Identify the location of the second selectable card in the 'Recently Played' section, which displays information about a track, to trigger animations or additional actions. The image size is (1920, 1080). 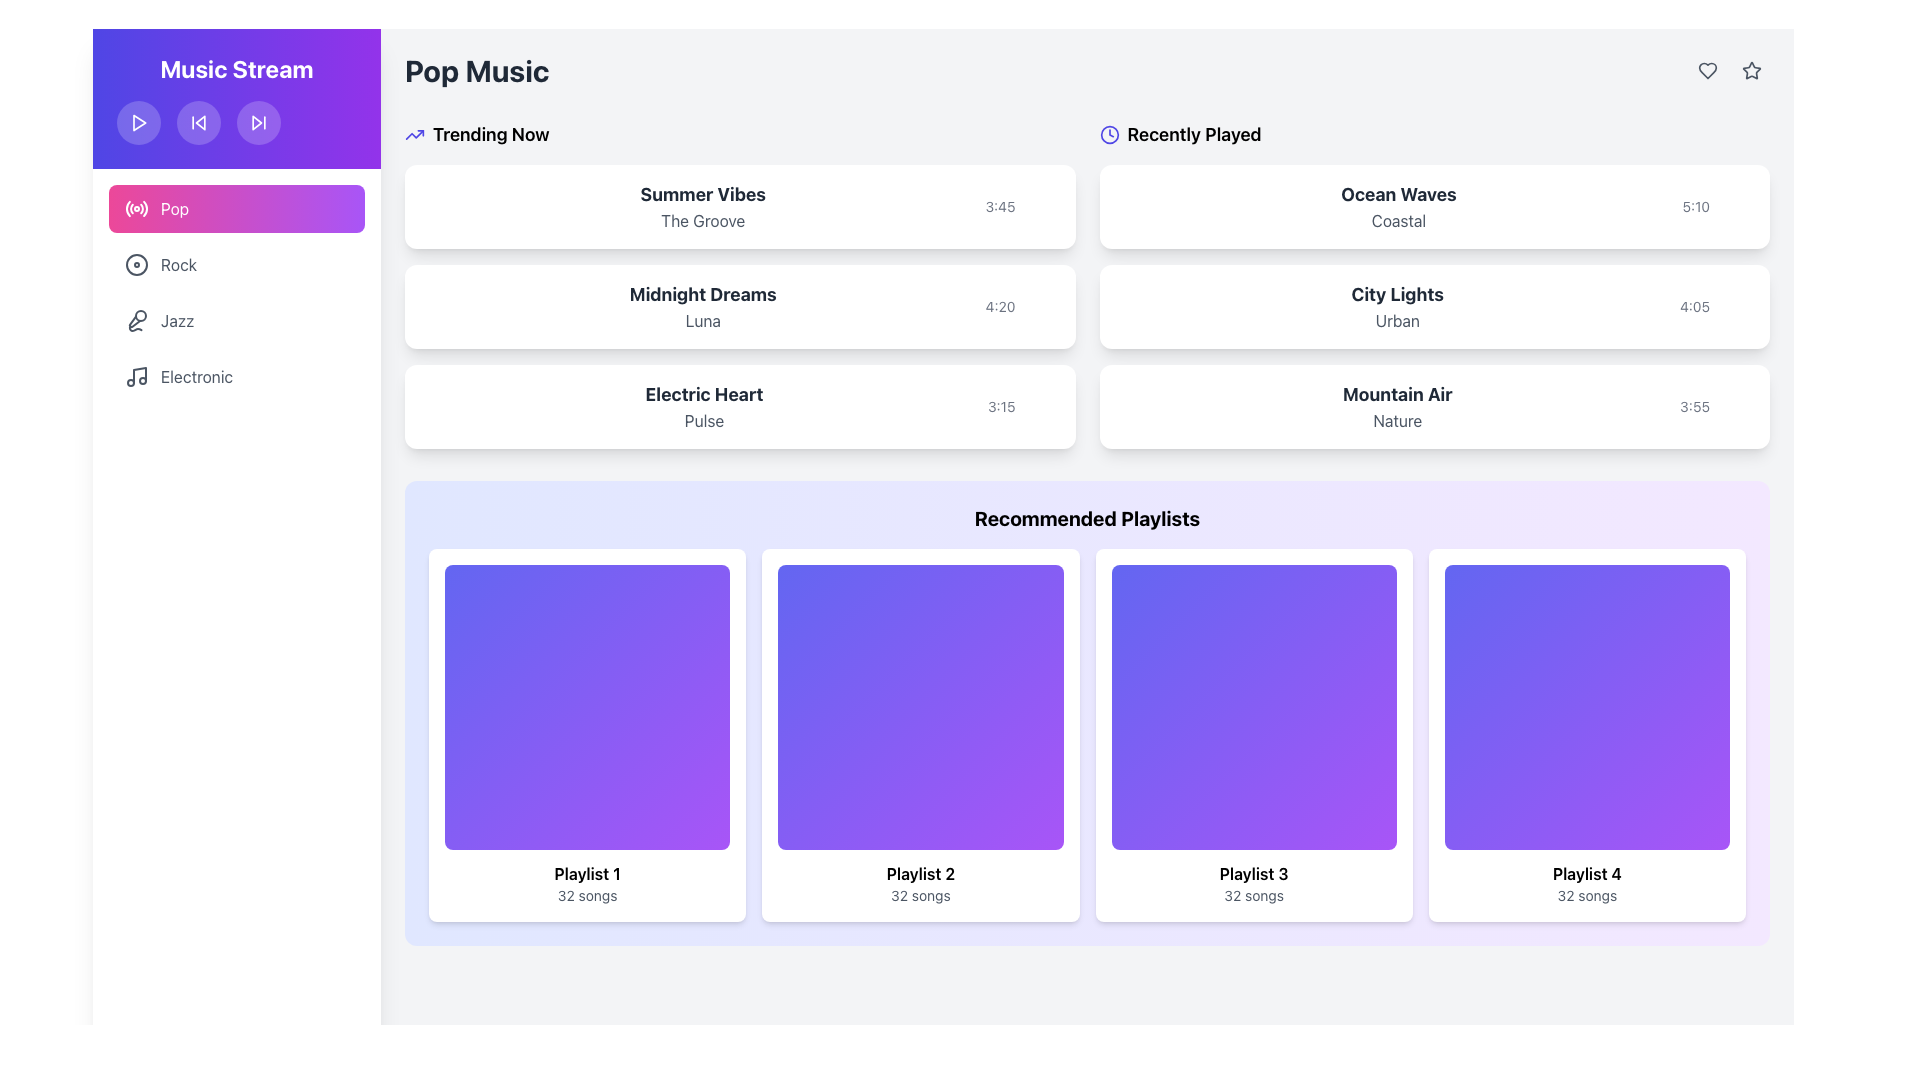
(1433, 307).